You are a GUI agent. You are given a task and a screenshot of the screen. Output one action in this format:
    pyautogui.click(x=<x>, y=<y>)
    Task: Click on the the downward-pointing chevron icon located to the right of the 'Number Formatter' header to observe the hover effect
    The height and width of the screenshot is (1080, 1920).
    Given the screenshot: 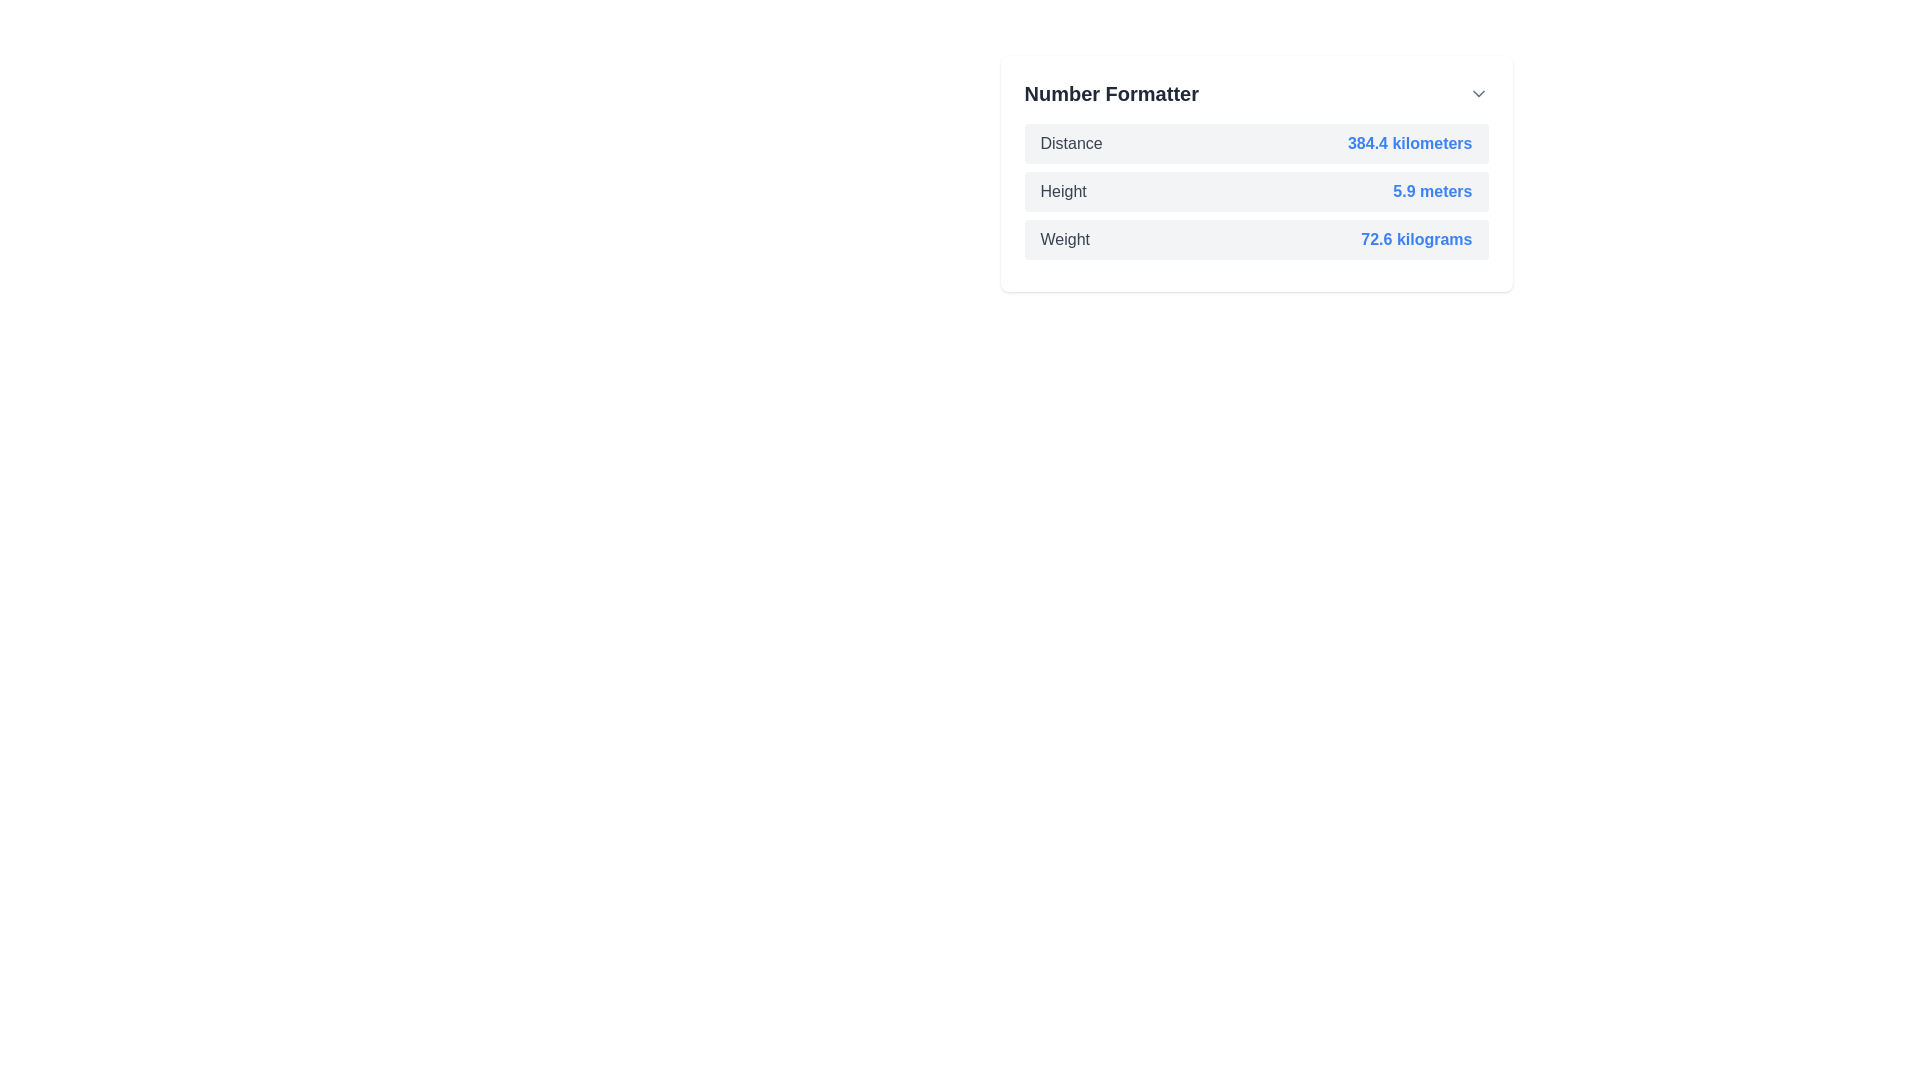 What is the action you would take?
    pyautogui.click(x=1478, y=93)
    